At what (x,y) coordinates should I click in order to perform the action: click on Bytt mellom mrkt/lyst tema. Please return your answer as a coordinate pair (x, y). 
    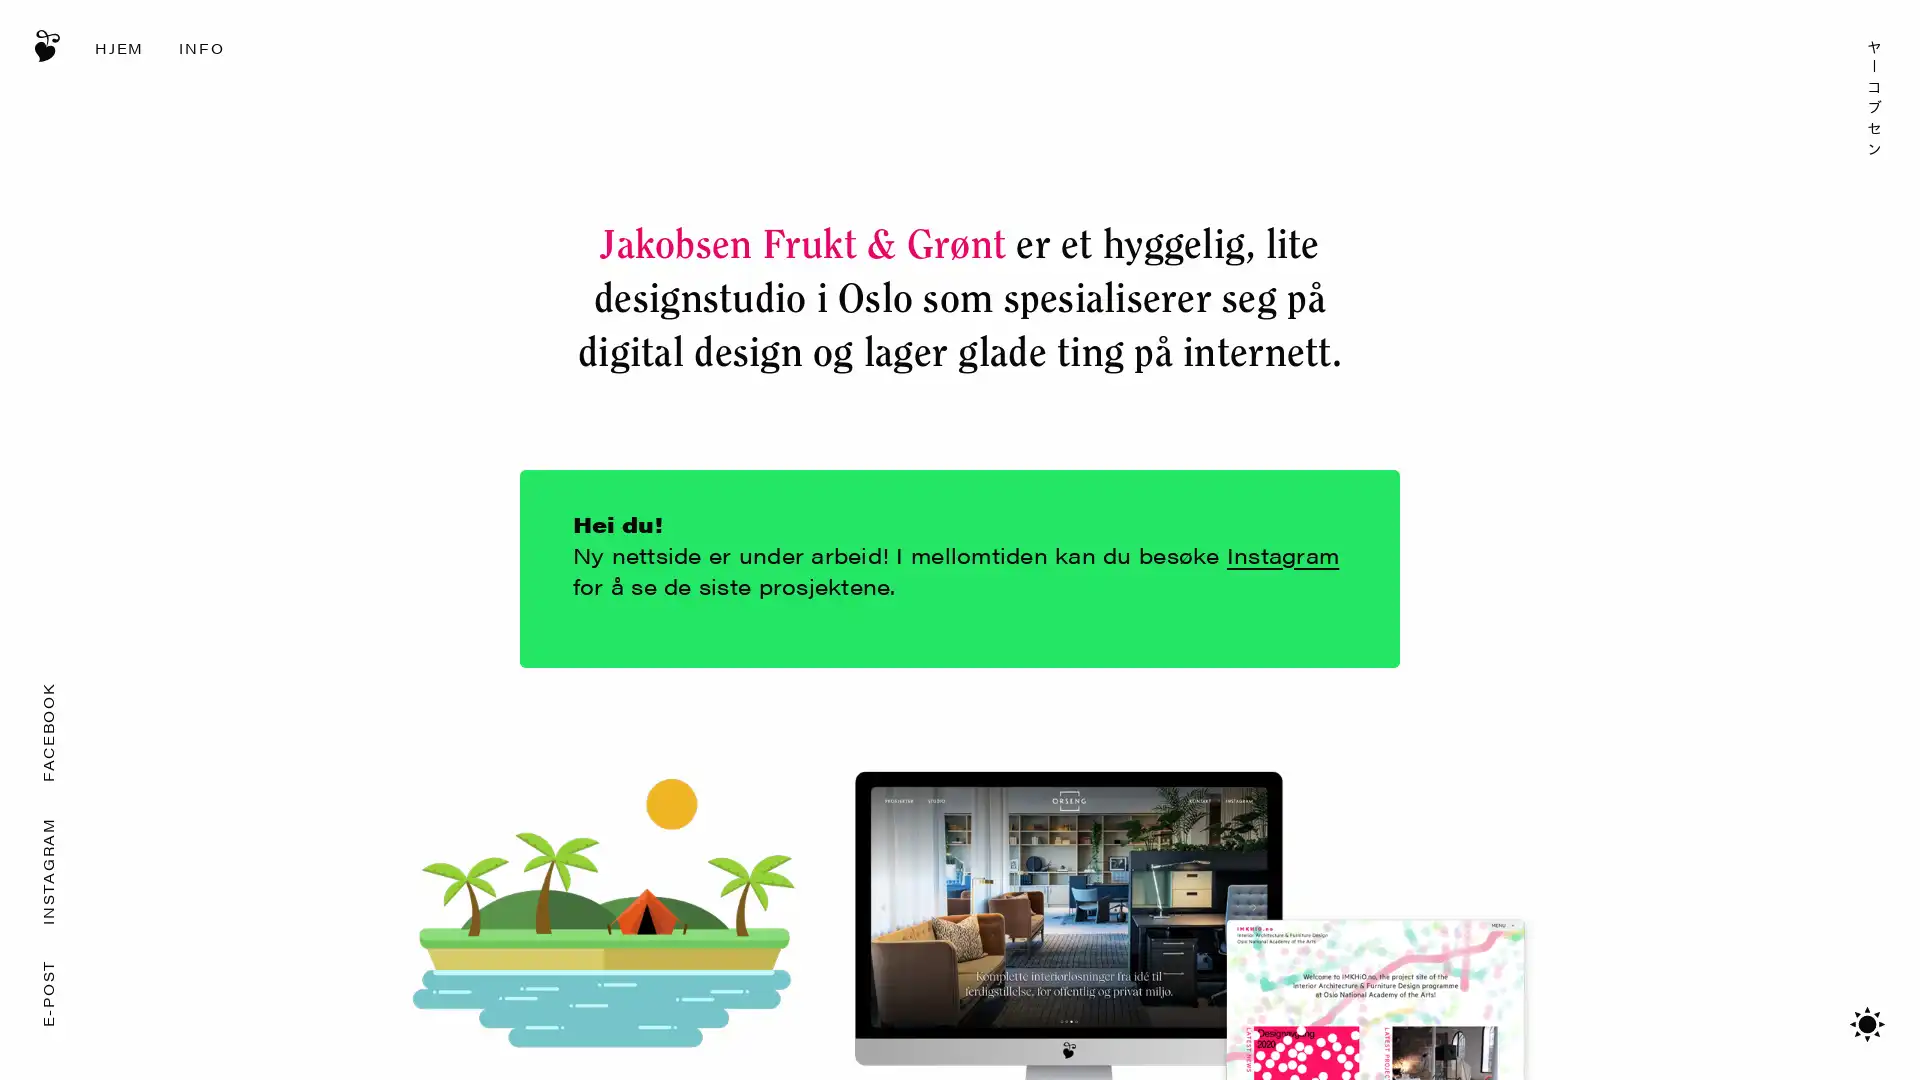
    Looking at the image, I should click on (1865, 1025).